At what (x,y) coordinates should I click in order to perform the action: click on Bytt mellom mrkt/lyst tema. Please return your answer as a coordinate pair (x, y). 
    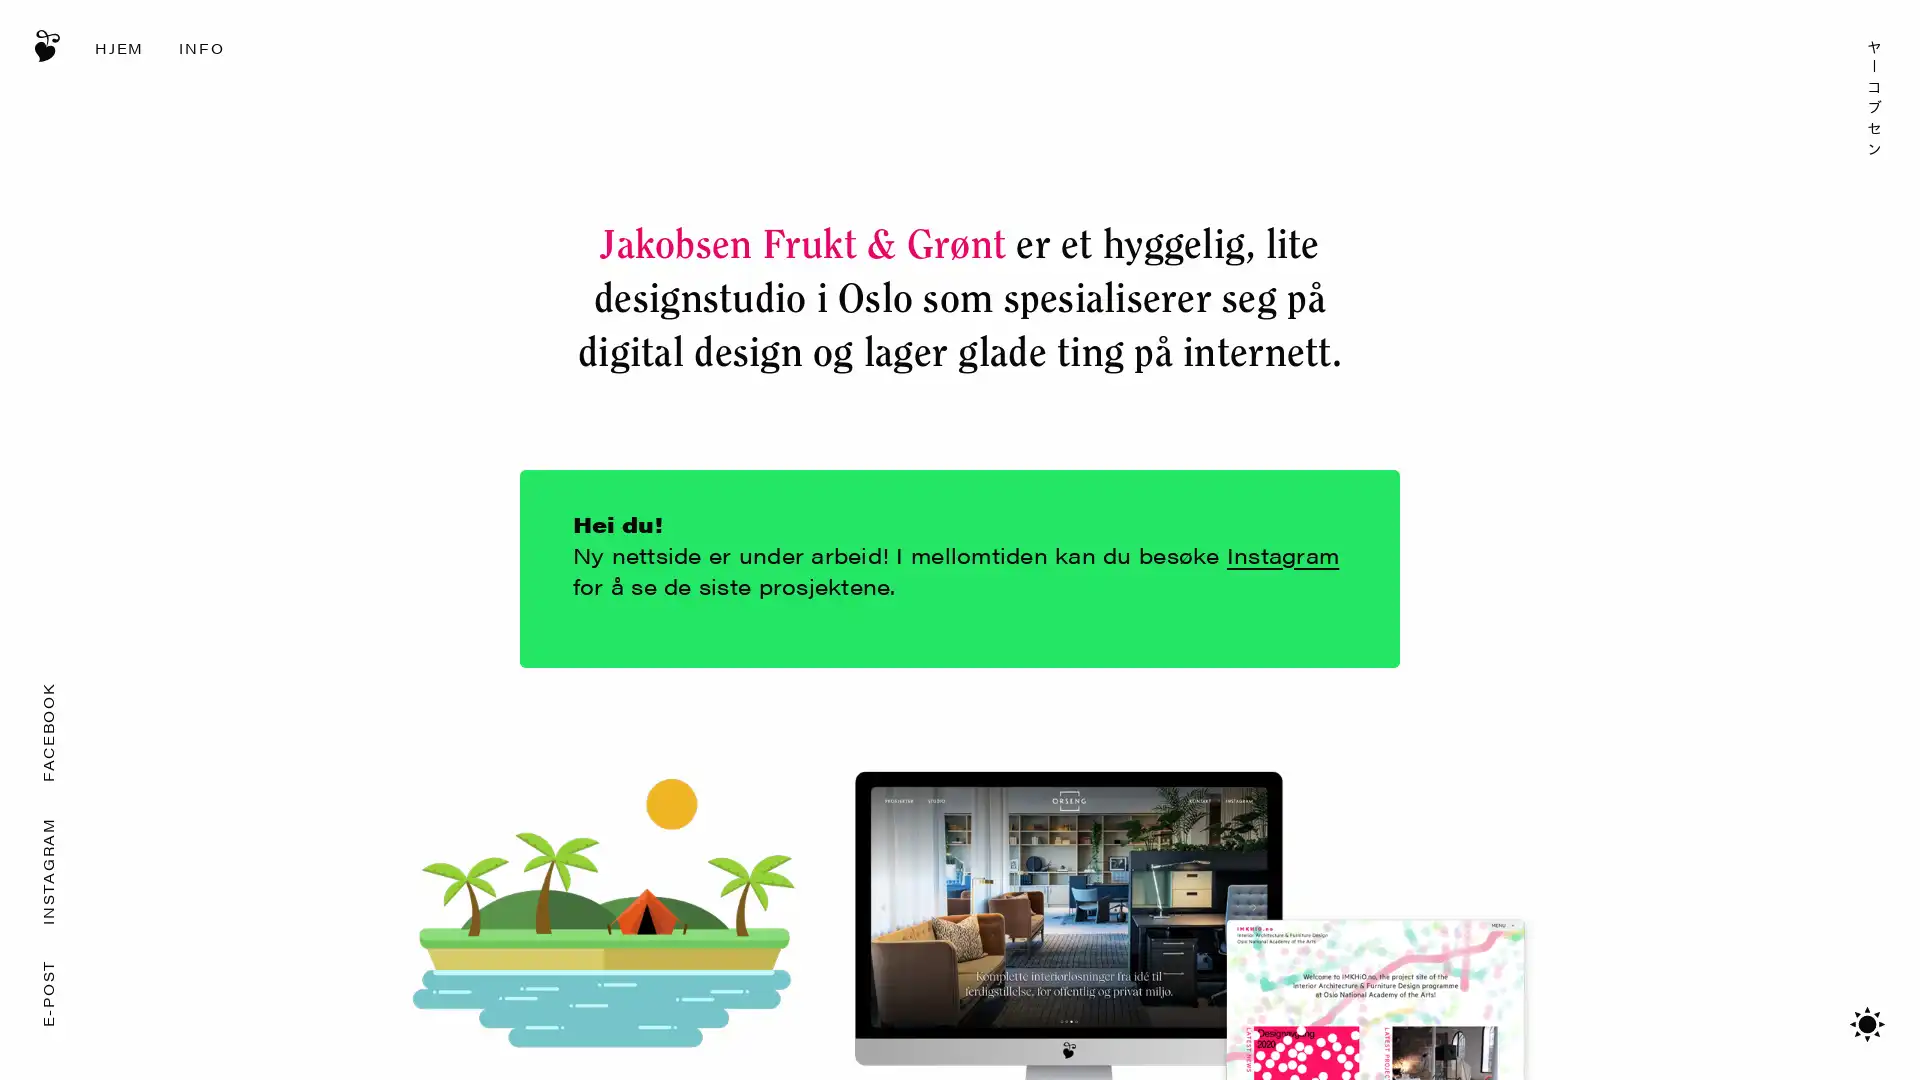
    Looking at the image, I should click on (1865, 1025).